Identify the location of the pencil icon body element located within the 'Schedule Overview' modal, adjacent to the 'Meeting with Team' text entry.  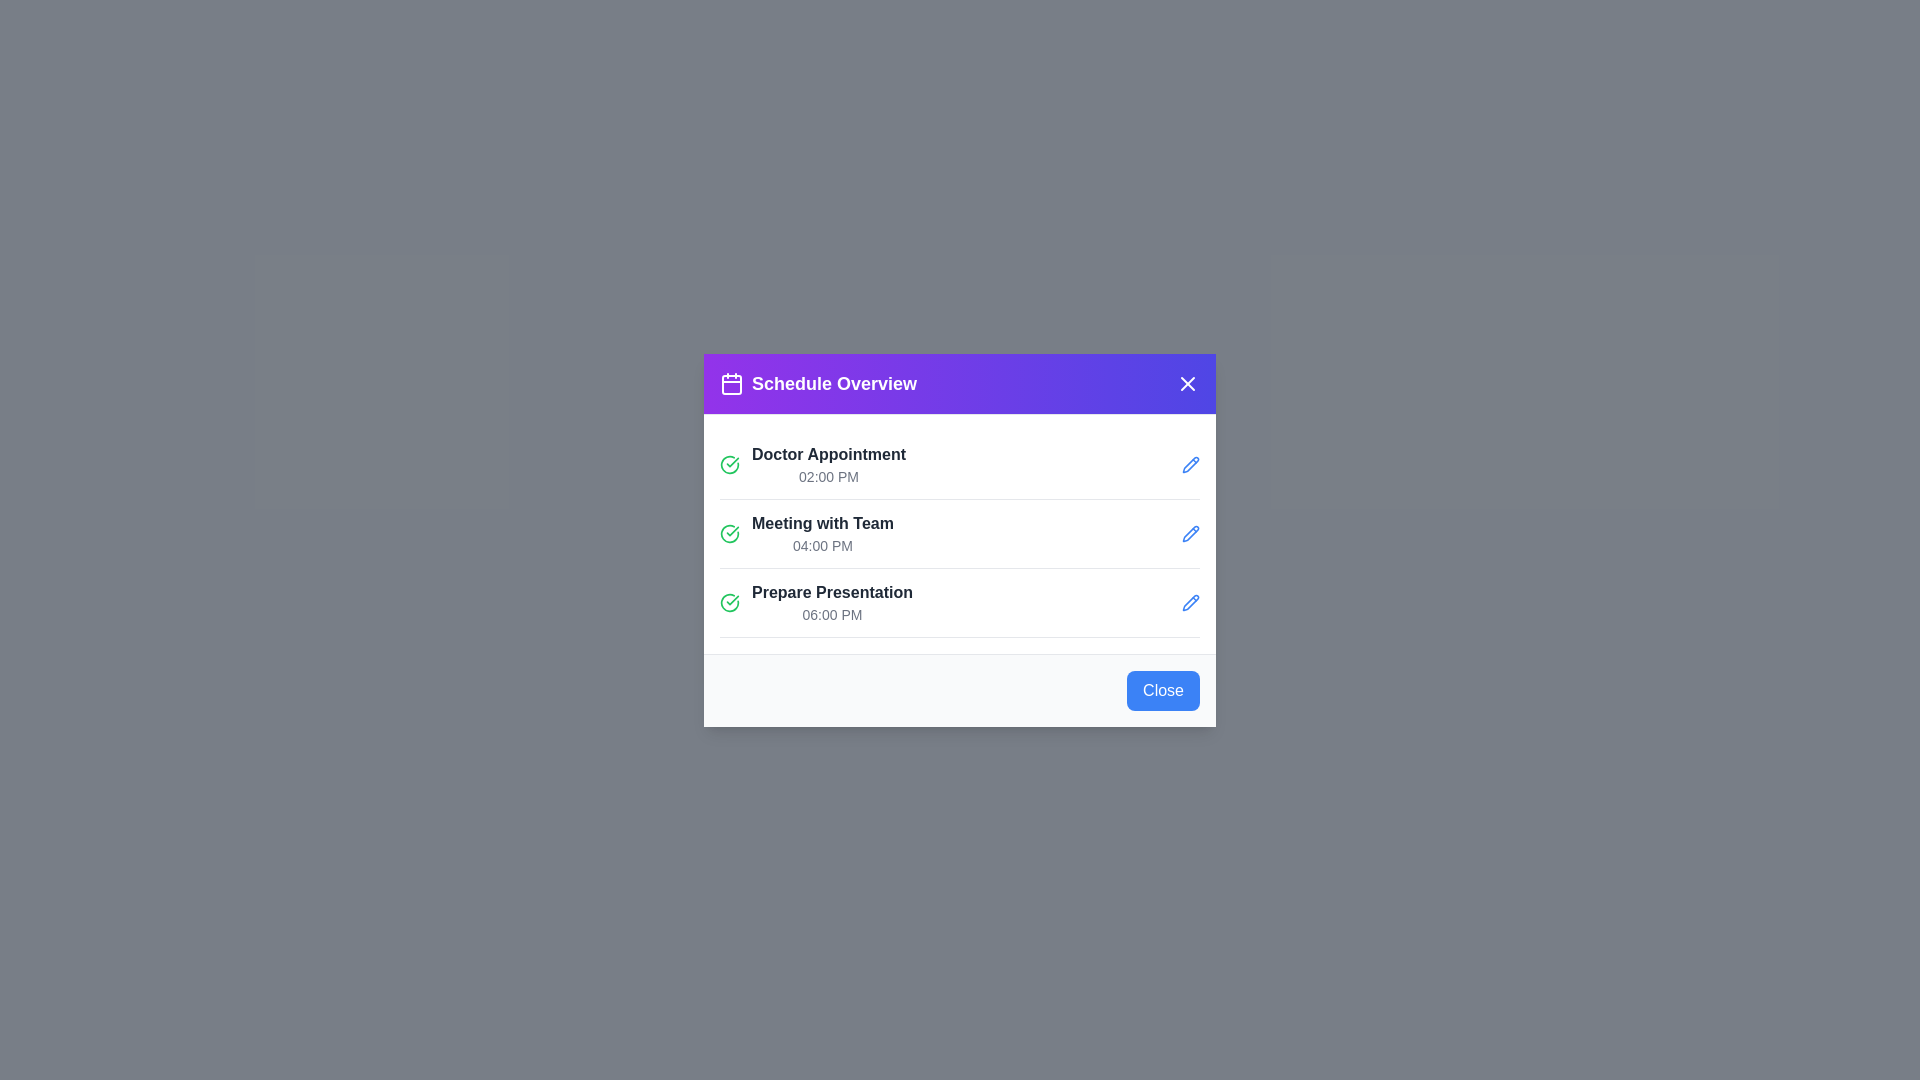
(1190, 532).